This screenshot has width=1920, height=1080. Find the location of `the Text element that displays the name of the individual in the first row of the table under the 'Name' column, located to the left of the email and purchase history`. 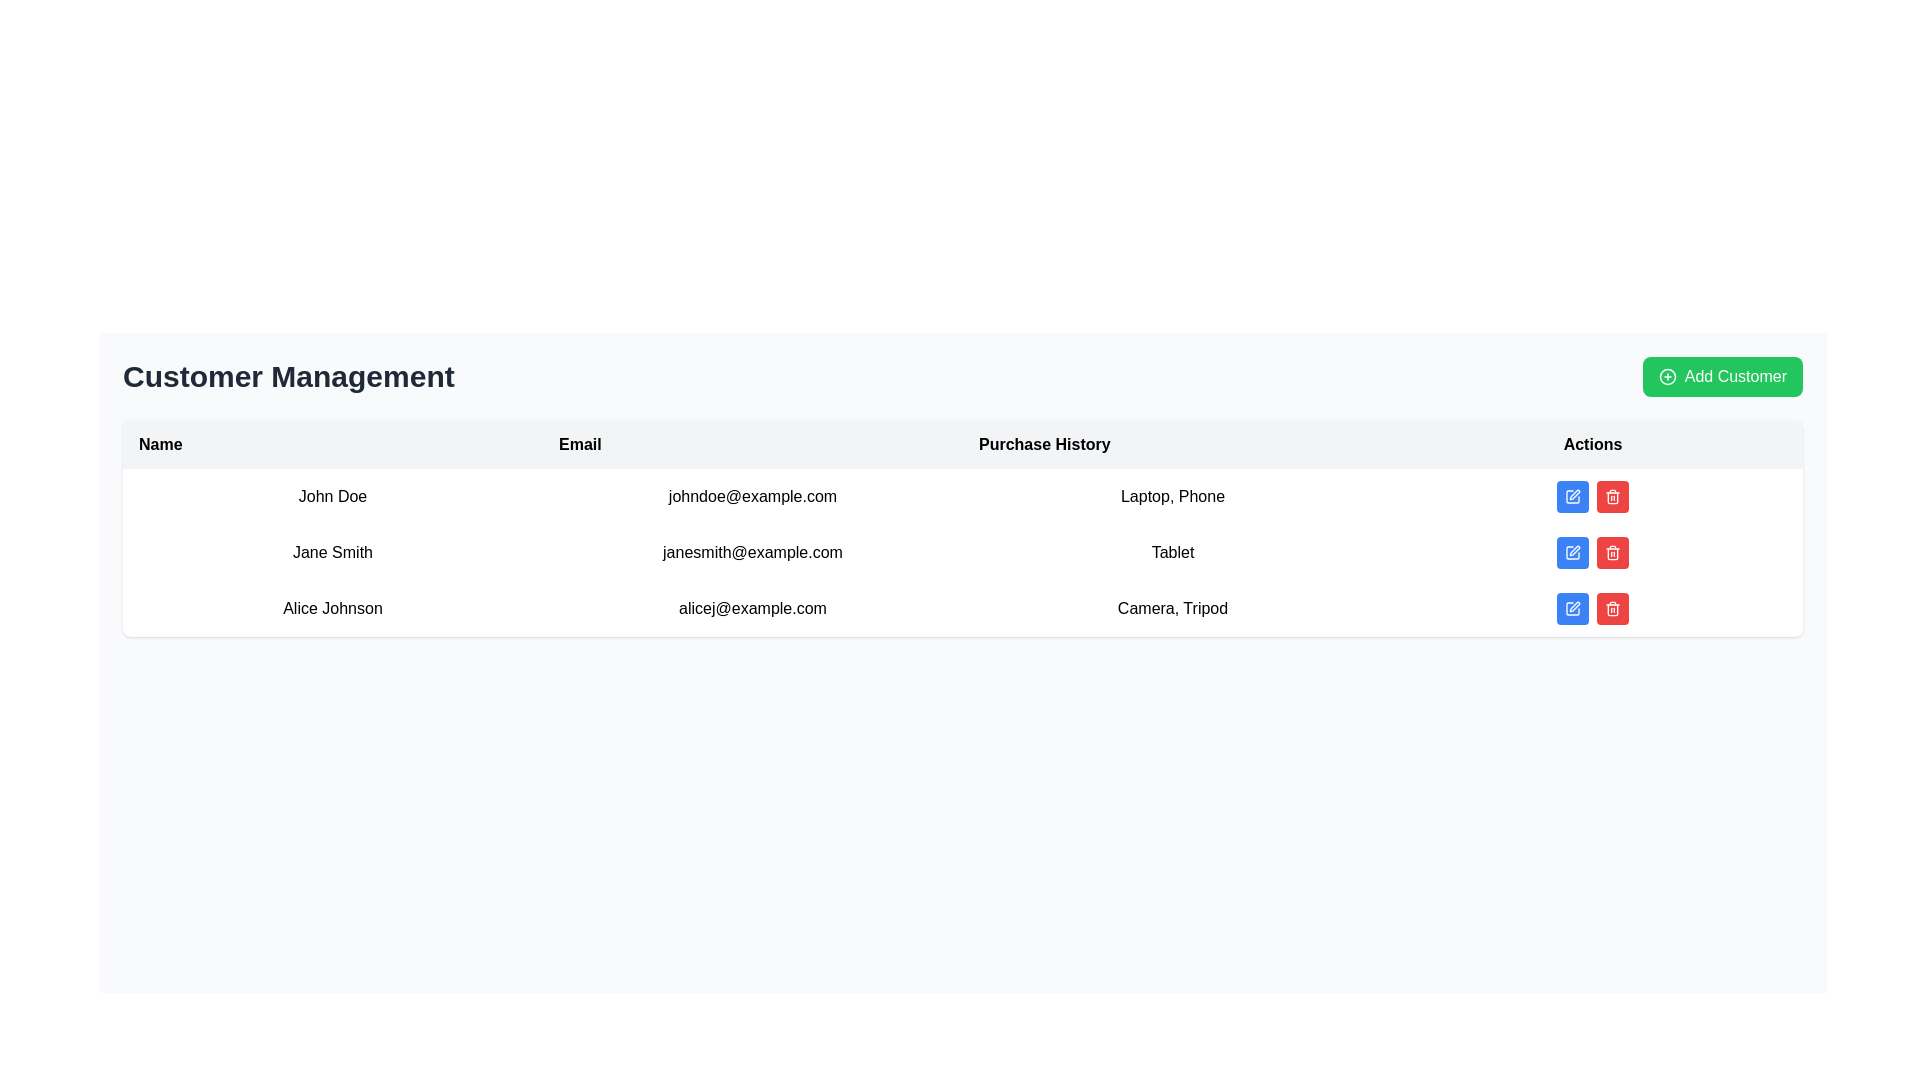

the Text element that displays the name of the individual in the first row of the table under the 'Name' column, located to the left of the email and purchase history is located at coordinates (332, 496).